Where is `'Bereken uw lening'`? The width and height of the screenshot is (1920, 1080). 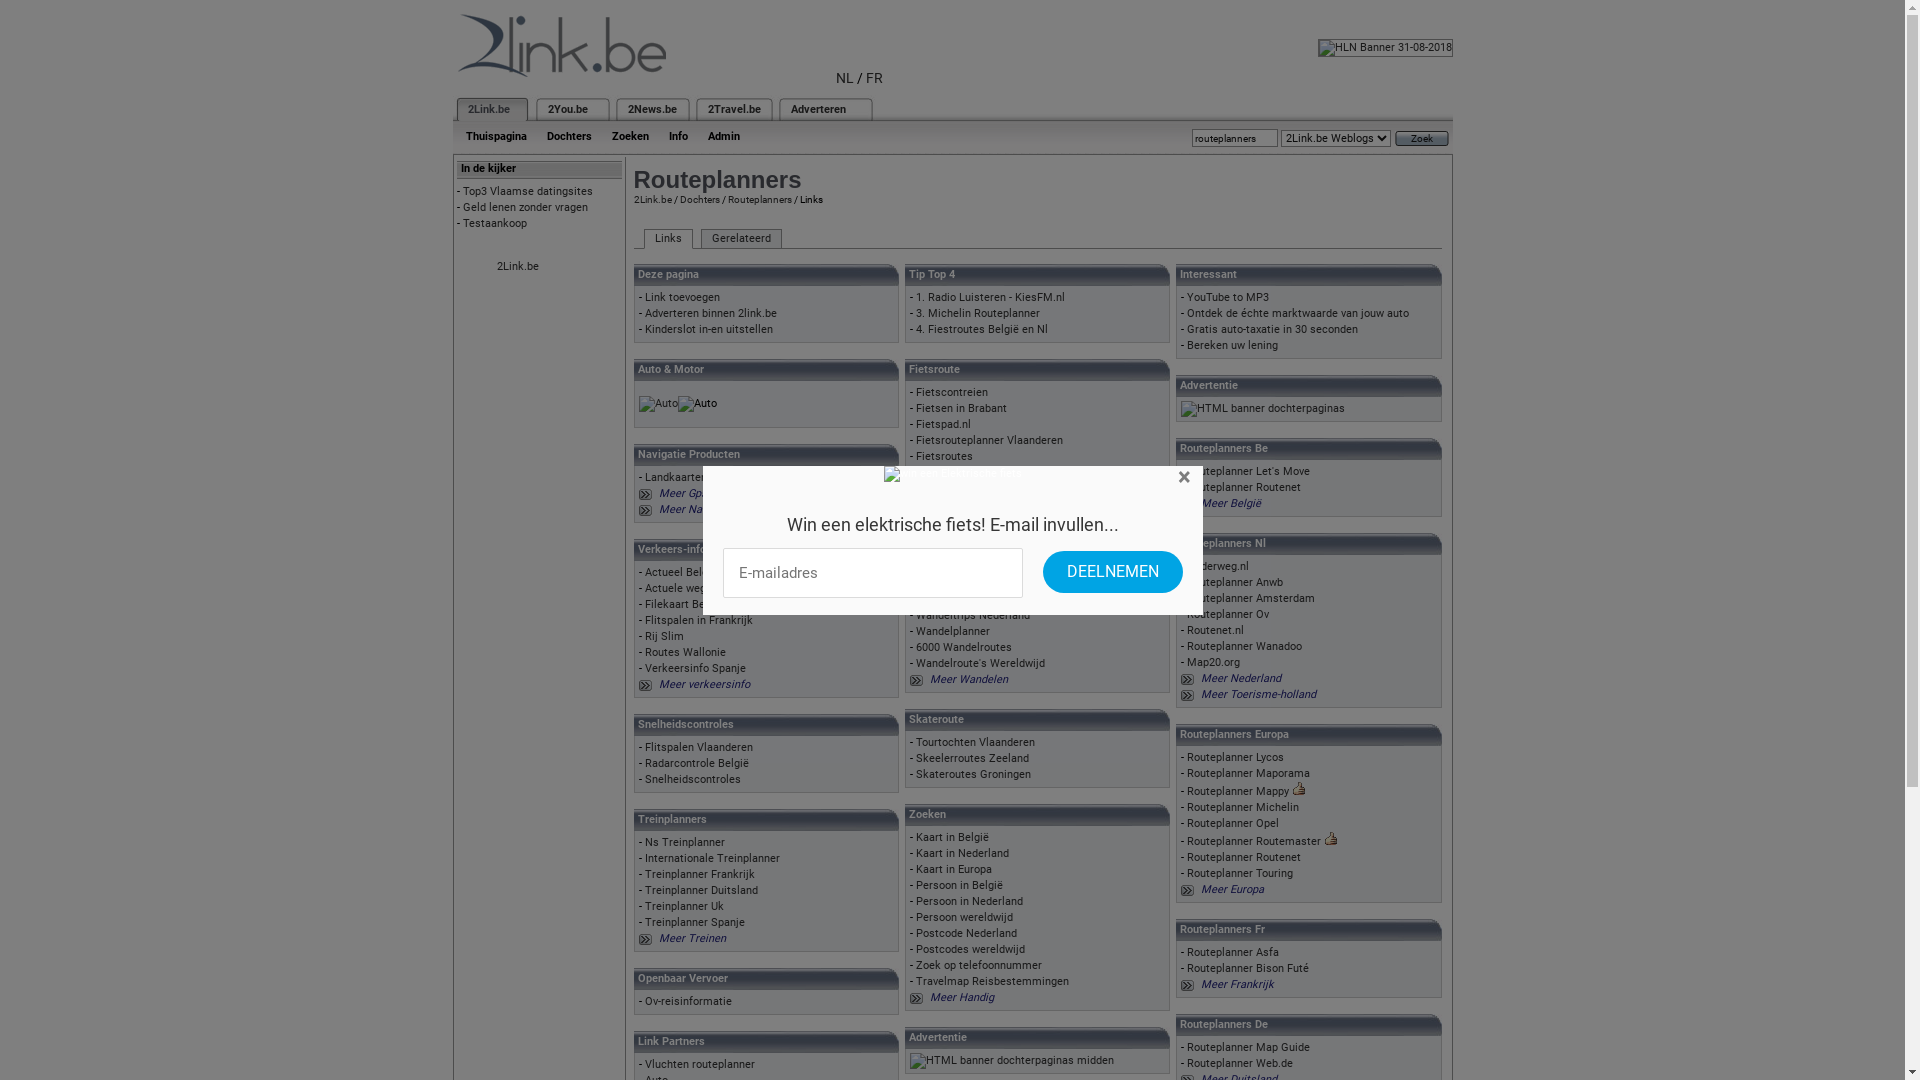
'Bereken uw lening' is located at coordinates (1231, 344).